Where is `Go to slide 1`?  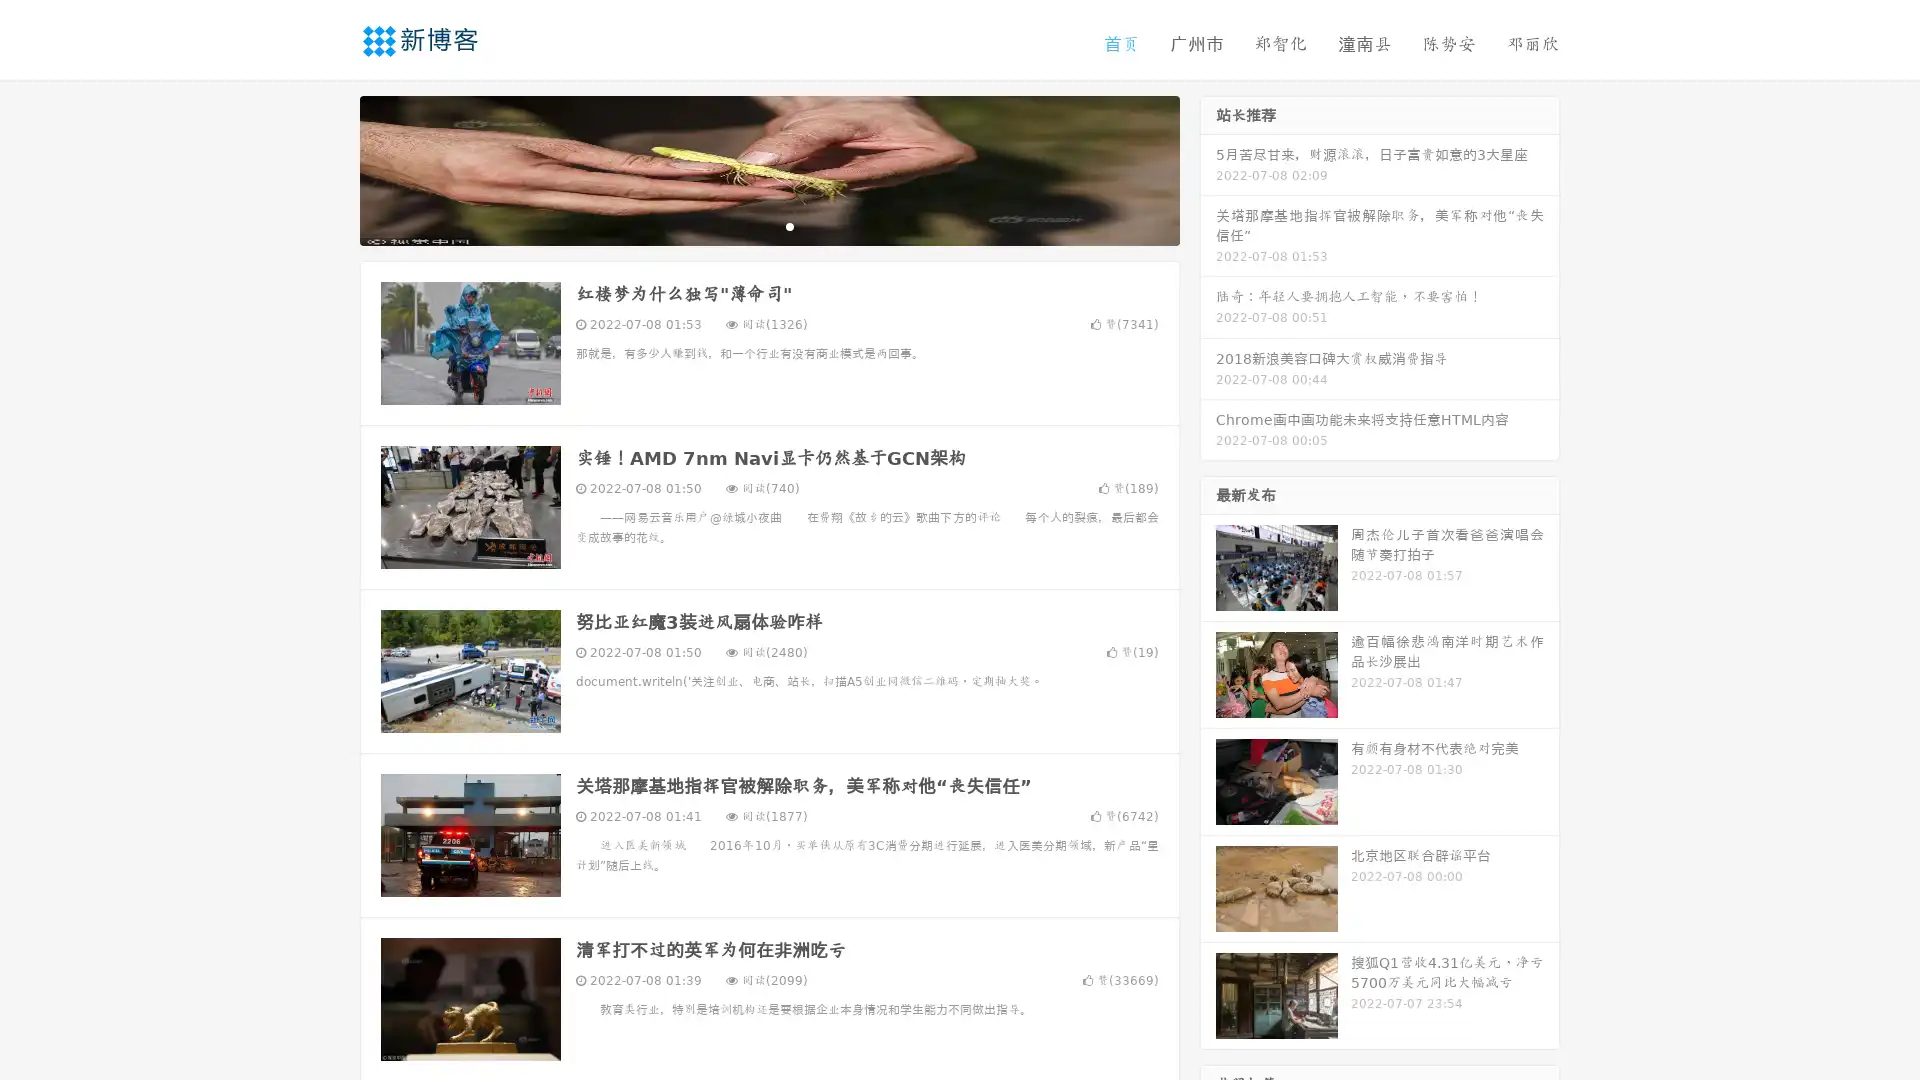 Go to slide 1 is located at coordinates (748, 225).